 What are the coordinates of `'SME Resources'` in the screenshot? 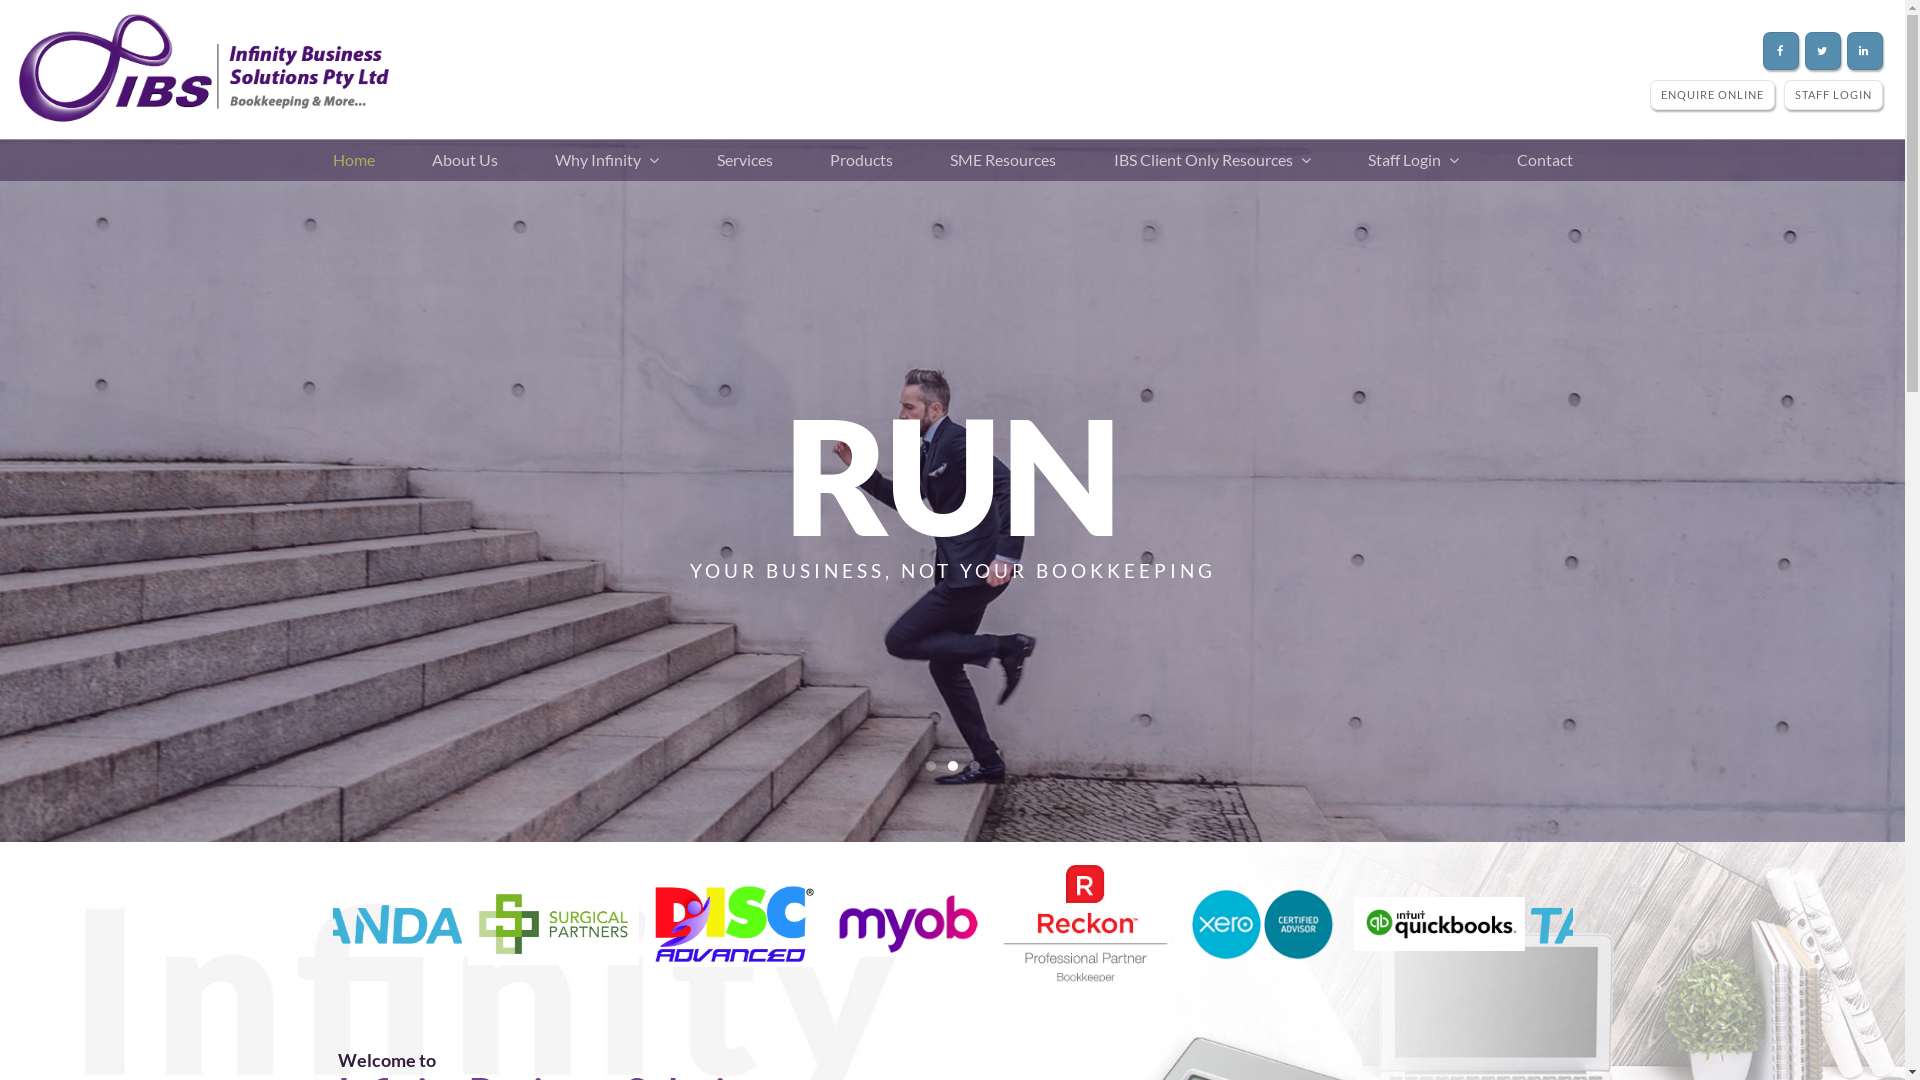 It's located at (939, 158).